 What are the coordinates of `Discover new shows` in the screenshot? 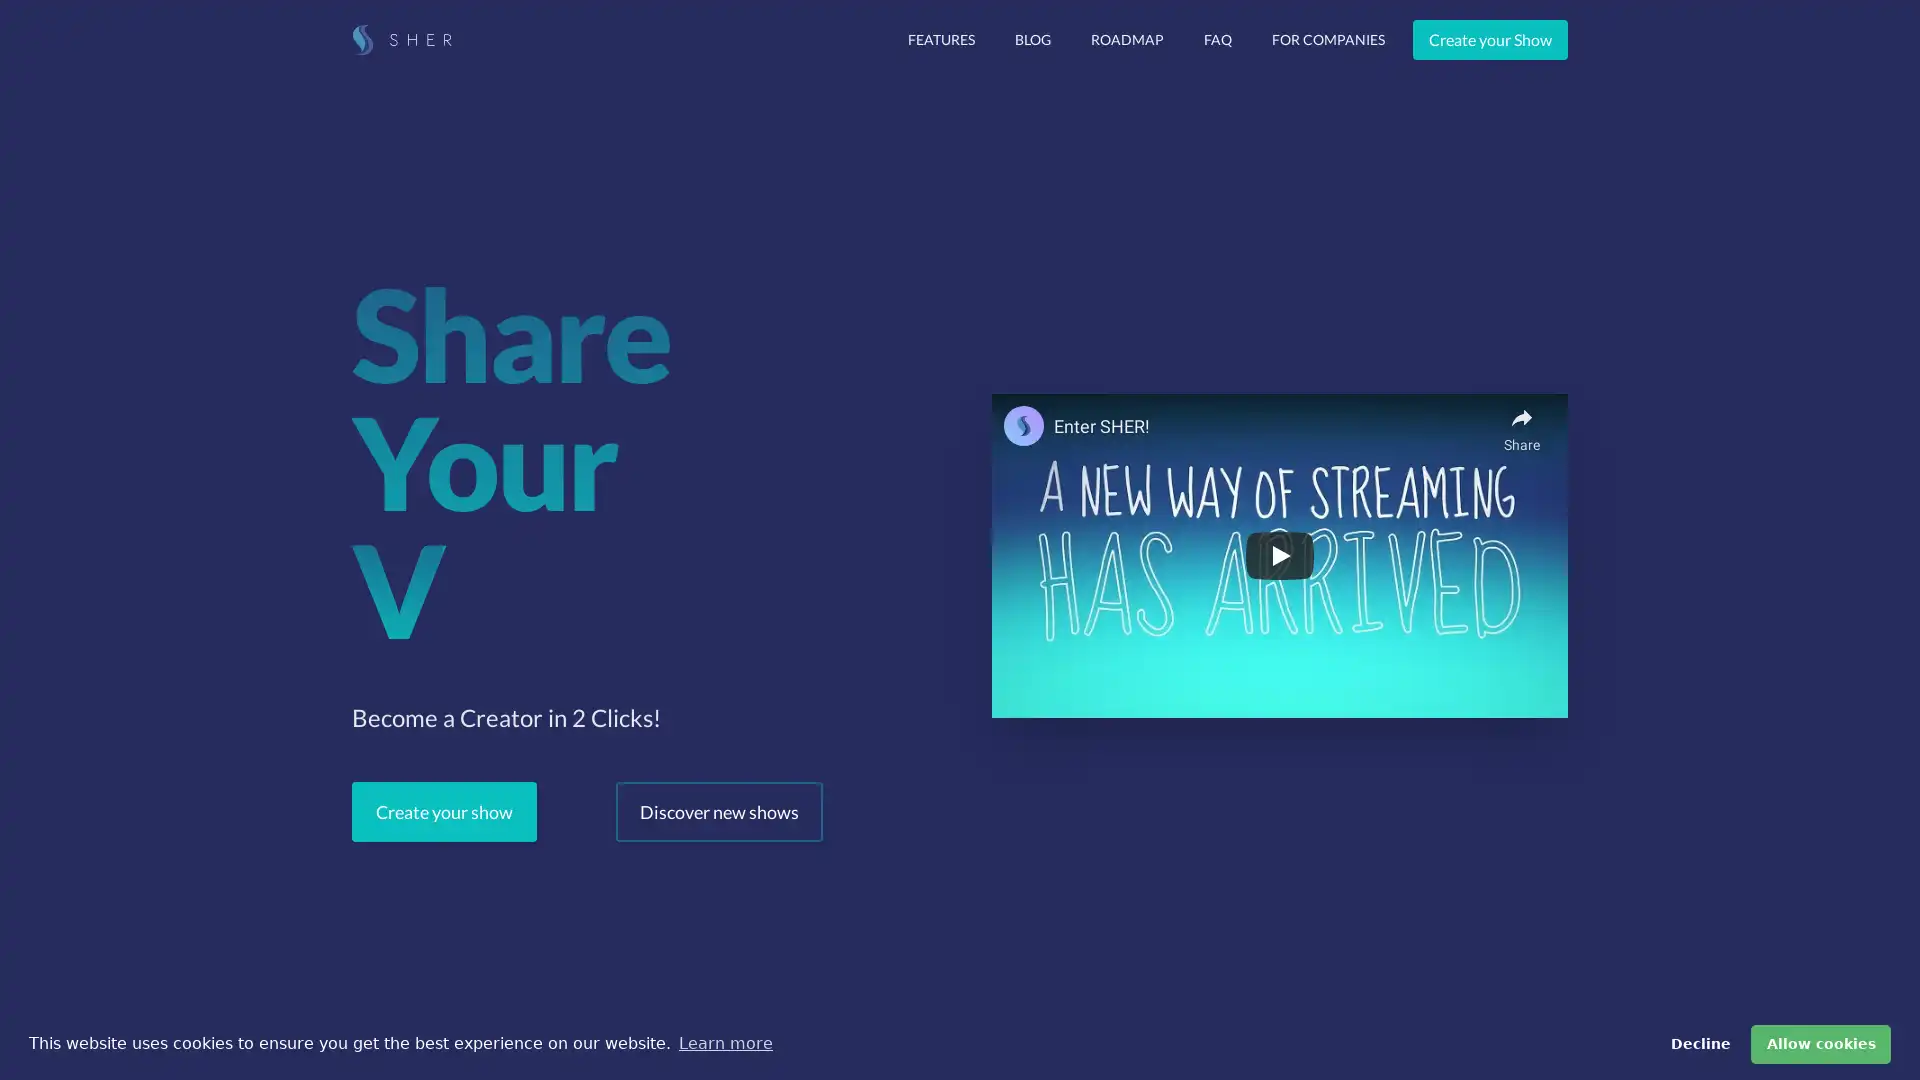 It's located at (719, 812).